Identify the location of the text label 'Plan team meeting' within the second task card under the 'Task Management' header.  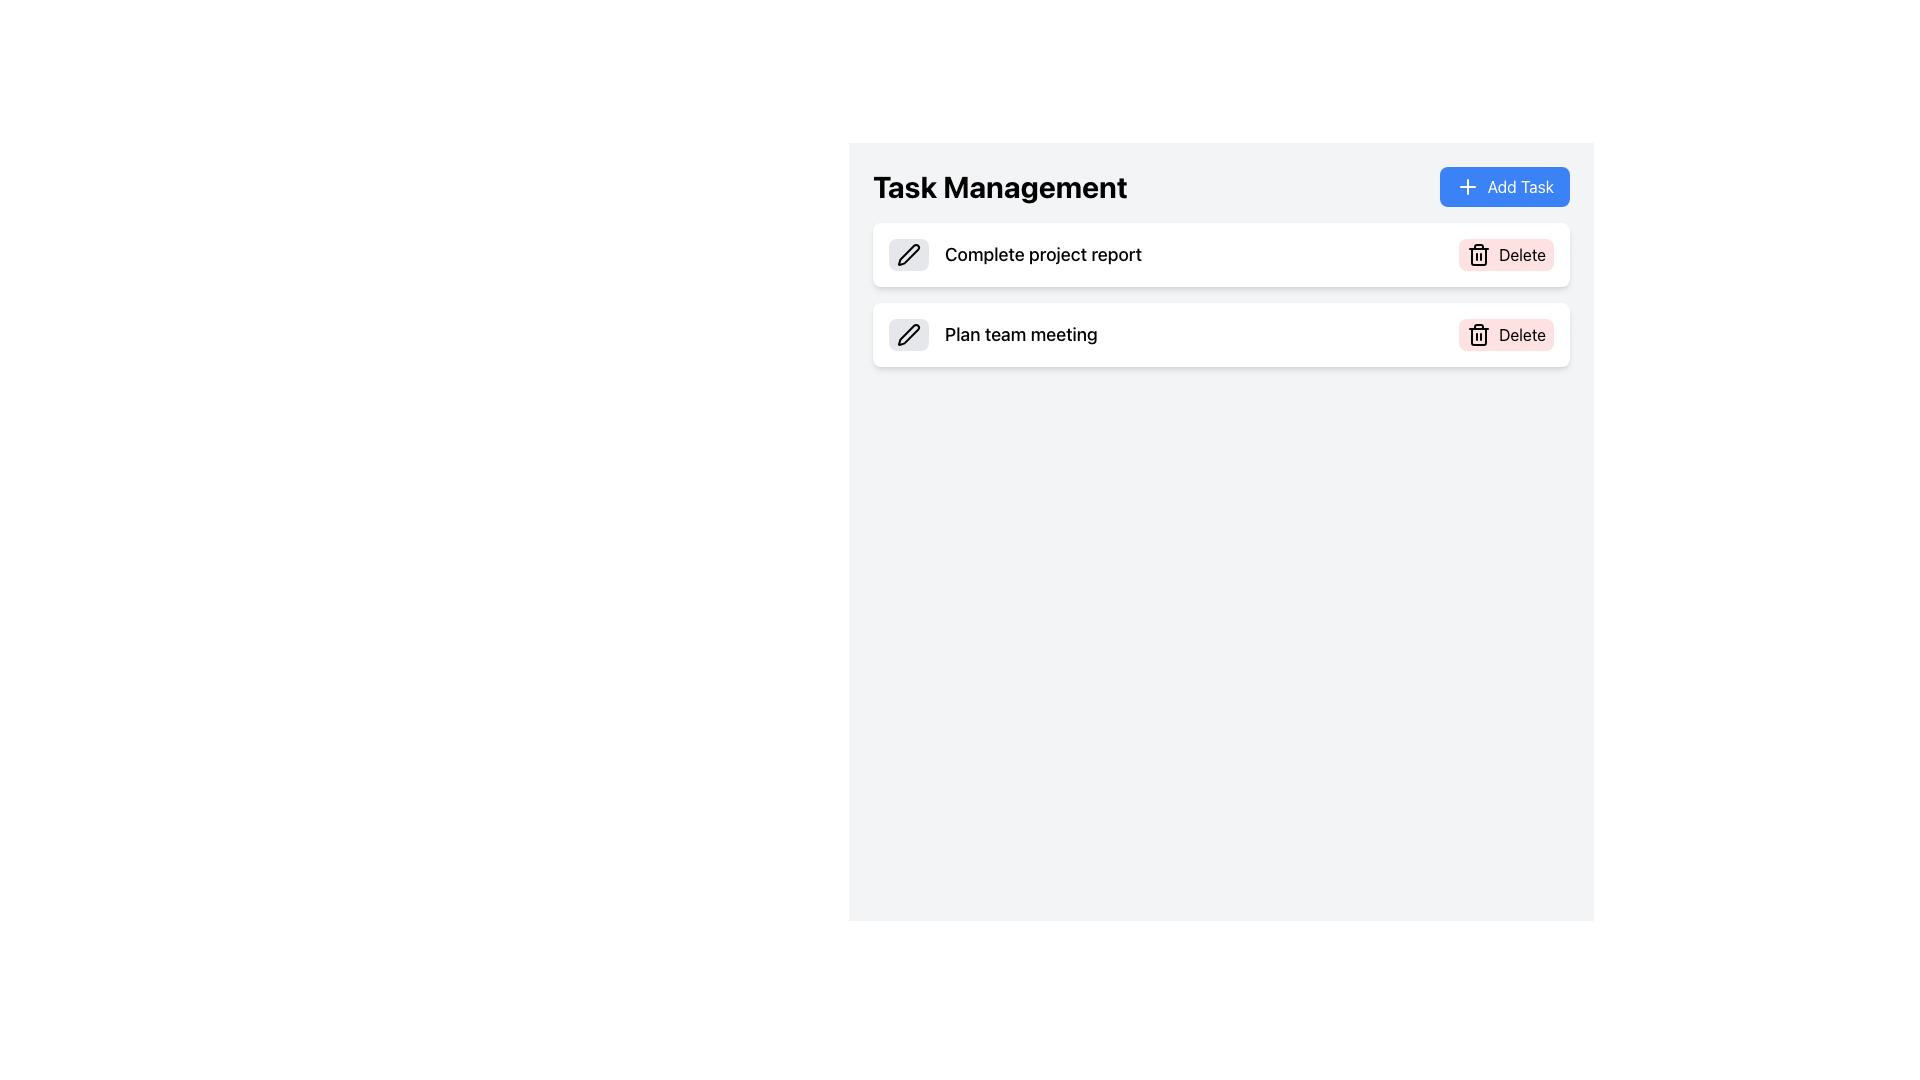
(993, 334).